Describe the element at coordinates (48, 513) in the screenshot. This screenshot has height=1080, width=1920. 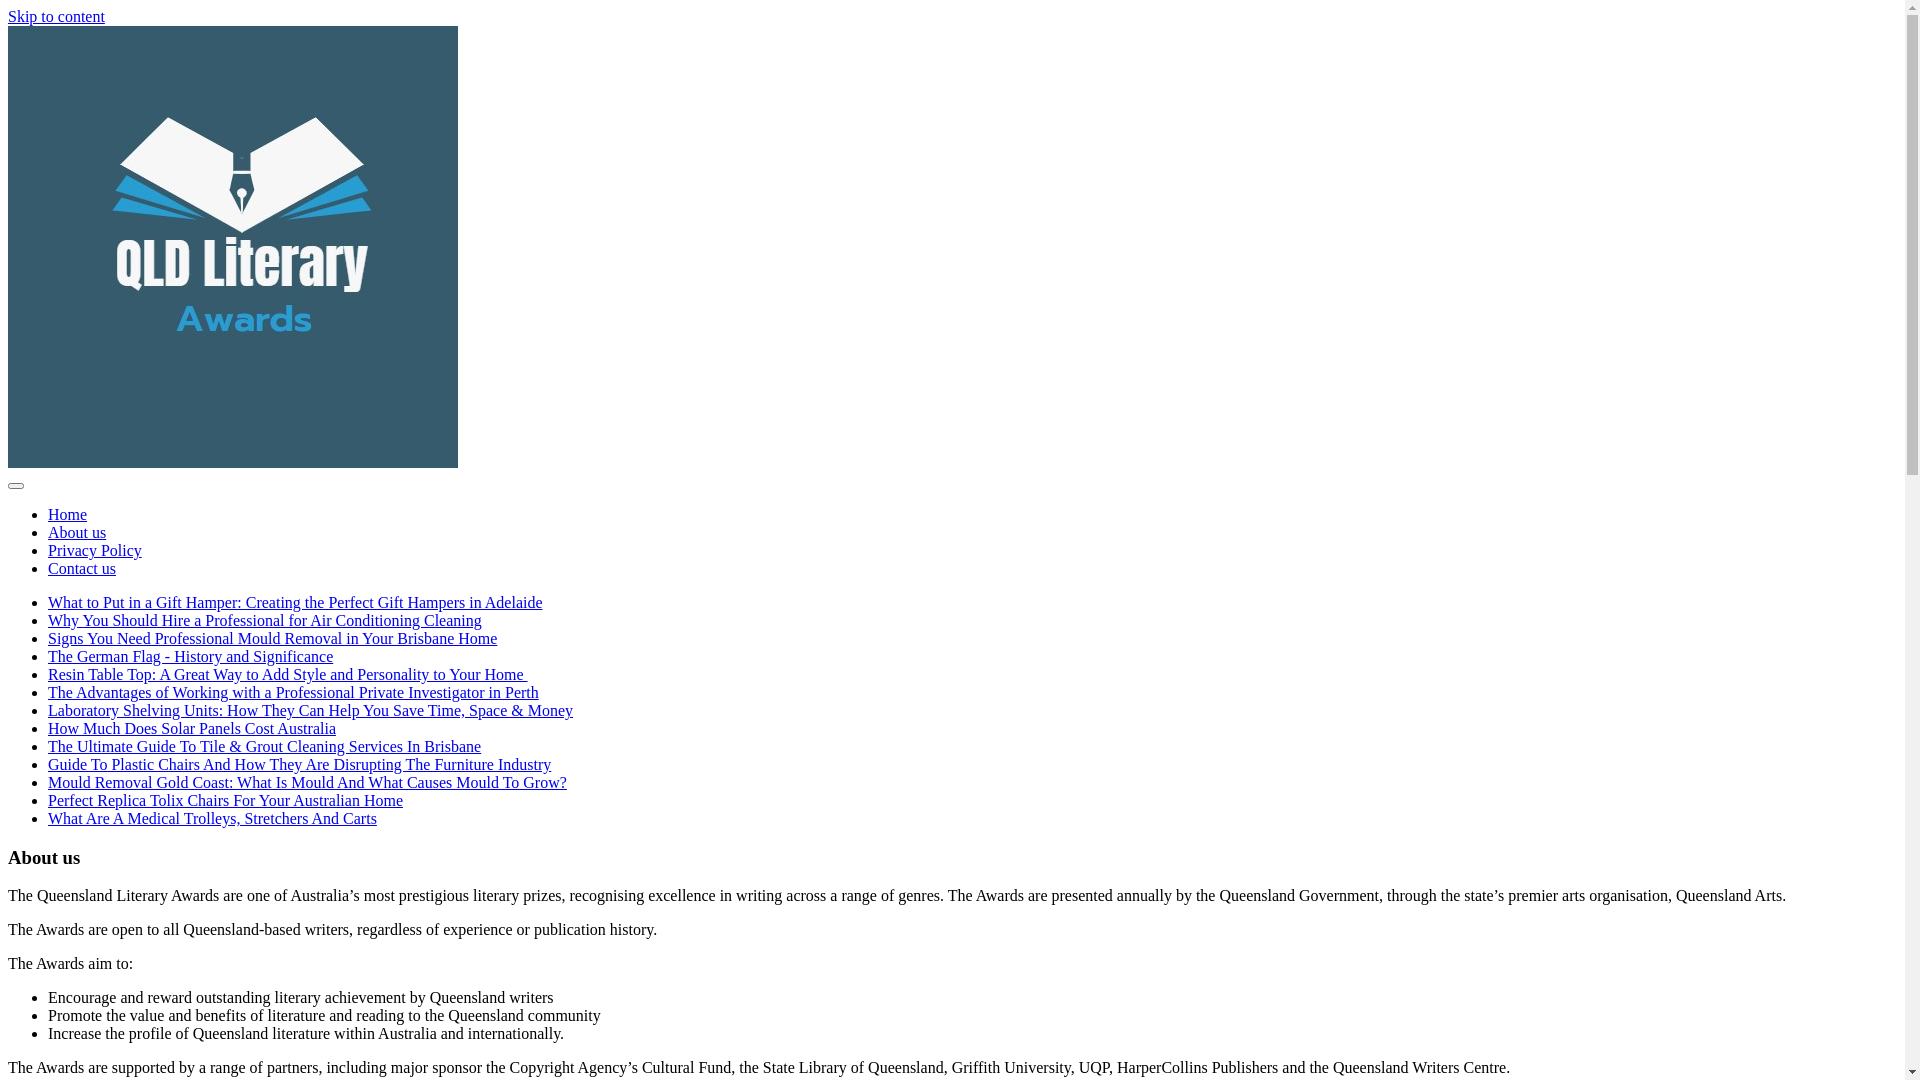
I see `'Home'` at that location.